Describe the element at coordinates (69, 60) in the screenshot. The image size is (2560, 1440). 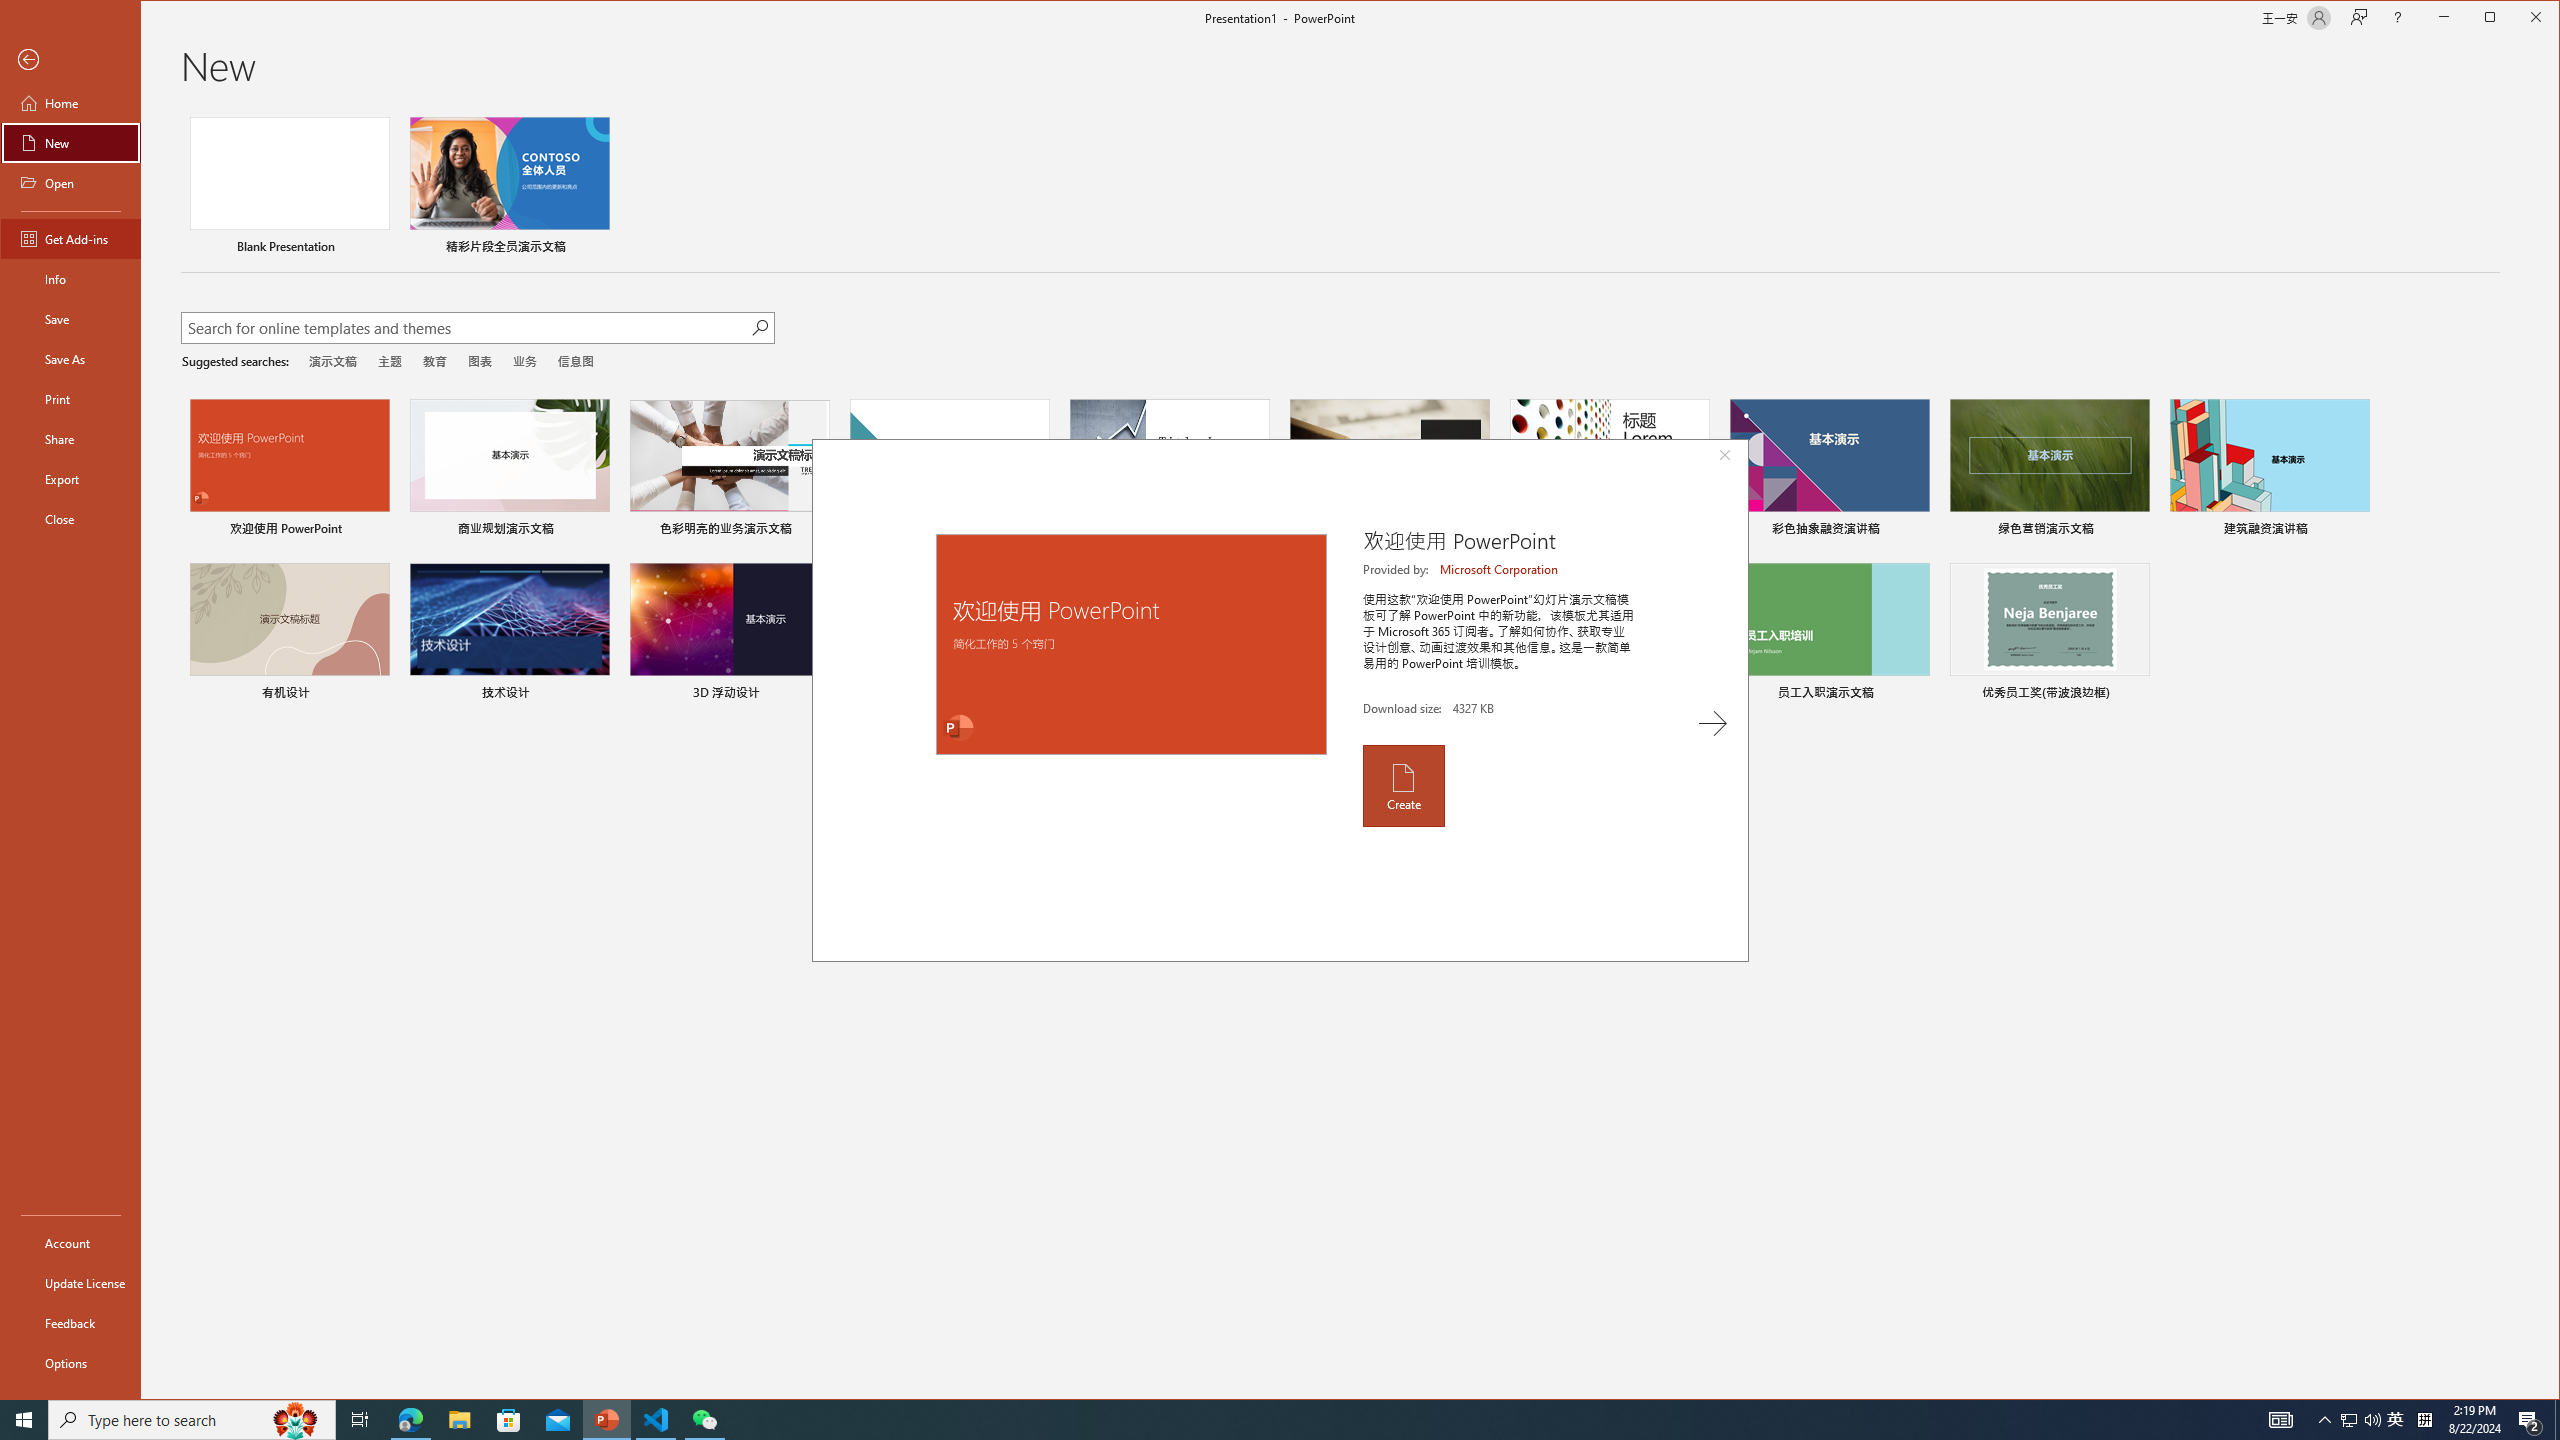
I see `'Back'` at that location.